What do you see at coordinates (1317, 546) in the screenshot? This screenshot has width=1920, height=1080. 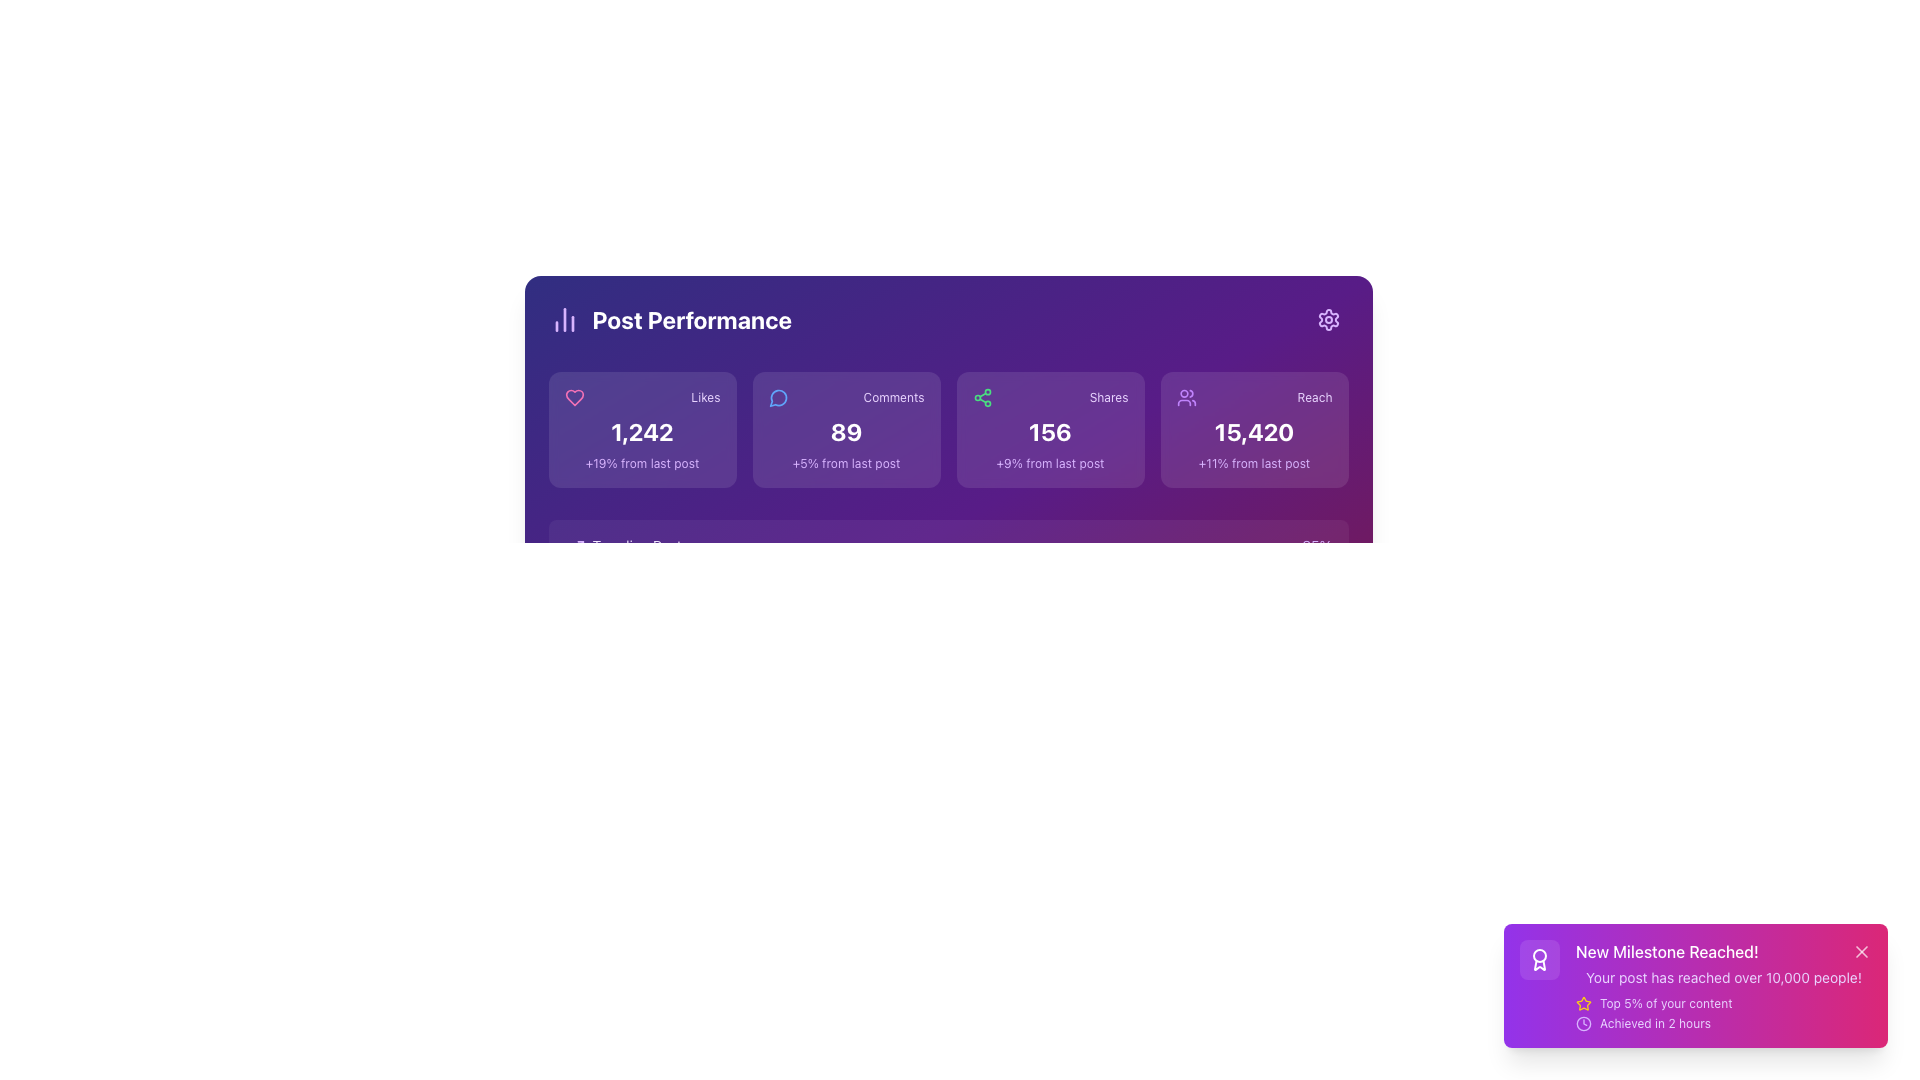 I see `the display label showing the percentage value associated with the 'Trending Post' row, located at the bottom-right end of the row` at bounding box center [1317, 546].